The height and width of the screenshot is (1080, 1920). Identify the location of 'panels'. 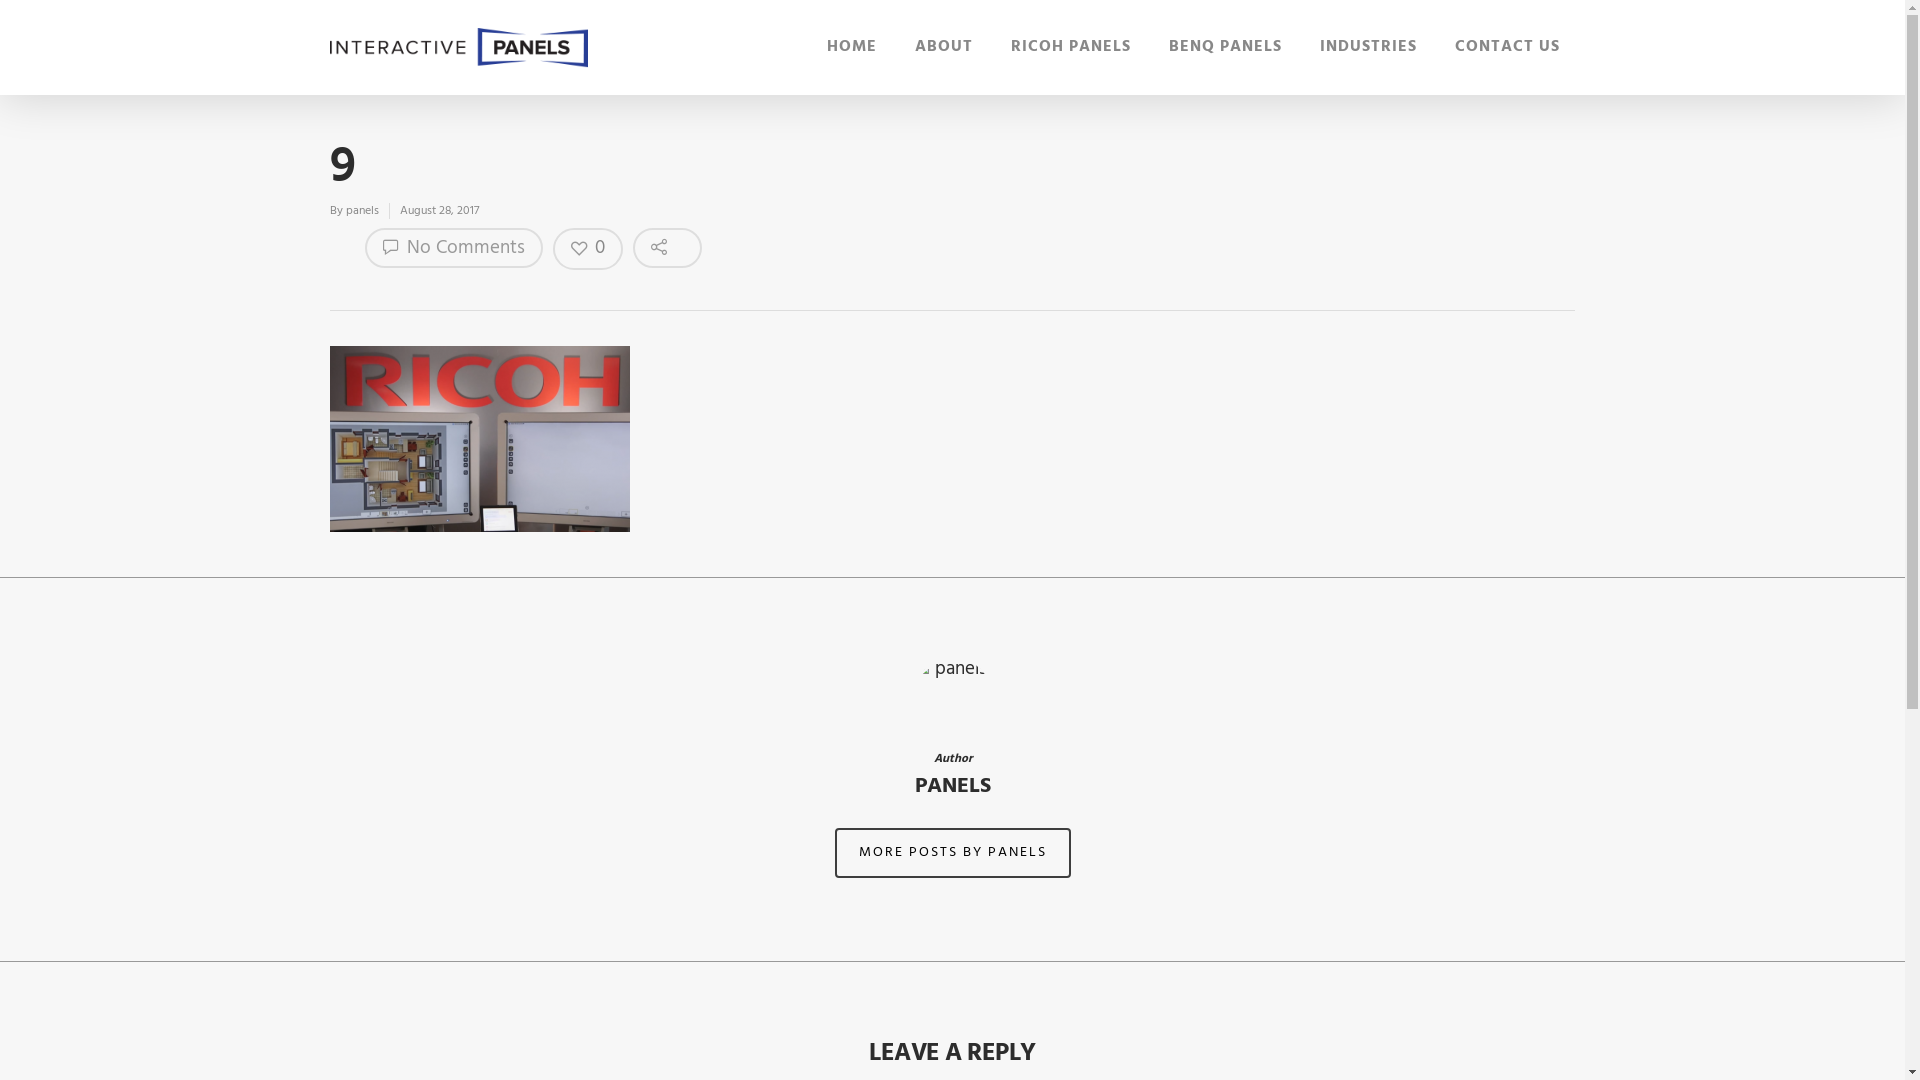
(345, 211).